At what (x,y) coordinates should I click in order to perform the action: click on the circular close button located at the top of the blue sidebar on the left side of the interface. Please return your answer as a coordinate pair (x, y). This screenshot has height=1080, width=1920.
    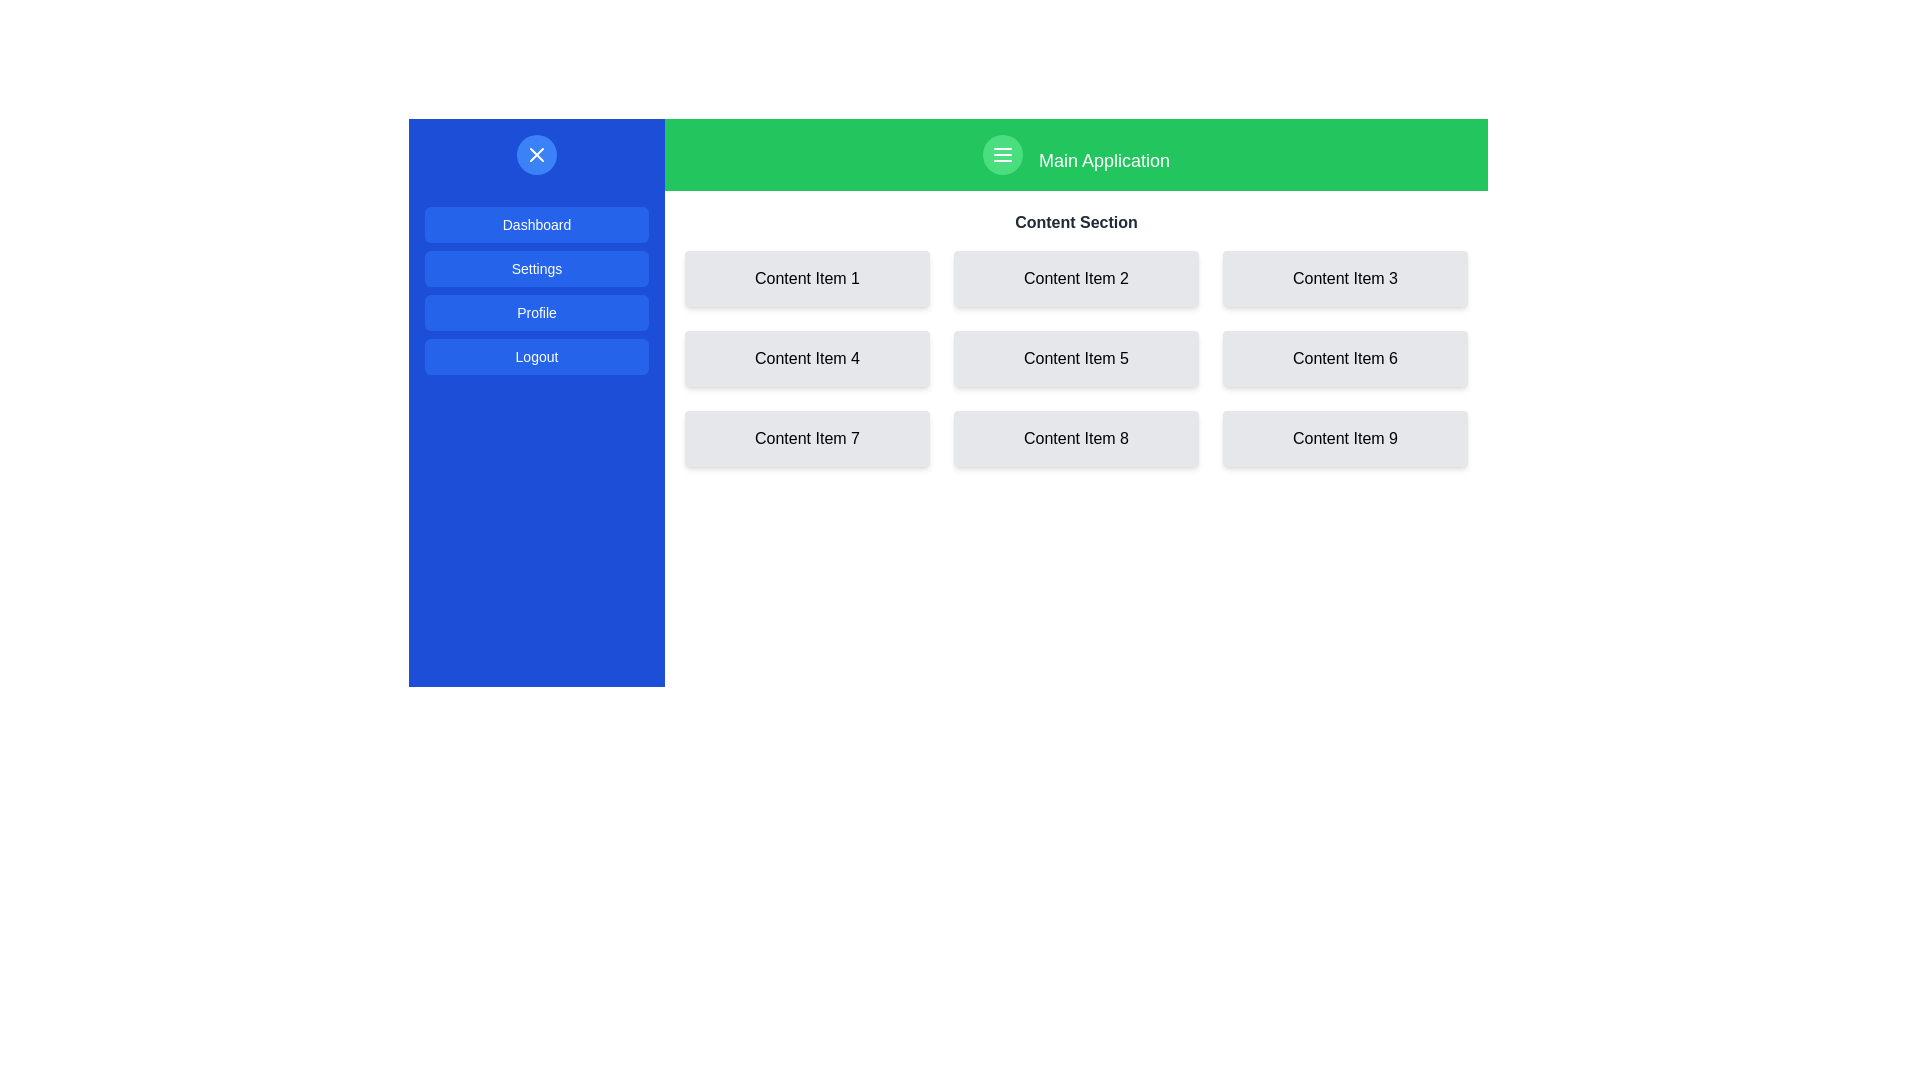
    Looking at the image, I should click on (537, 153).